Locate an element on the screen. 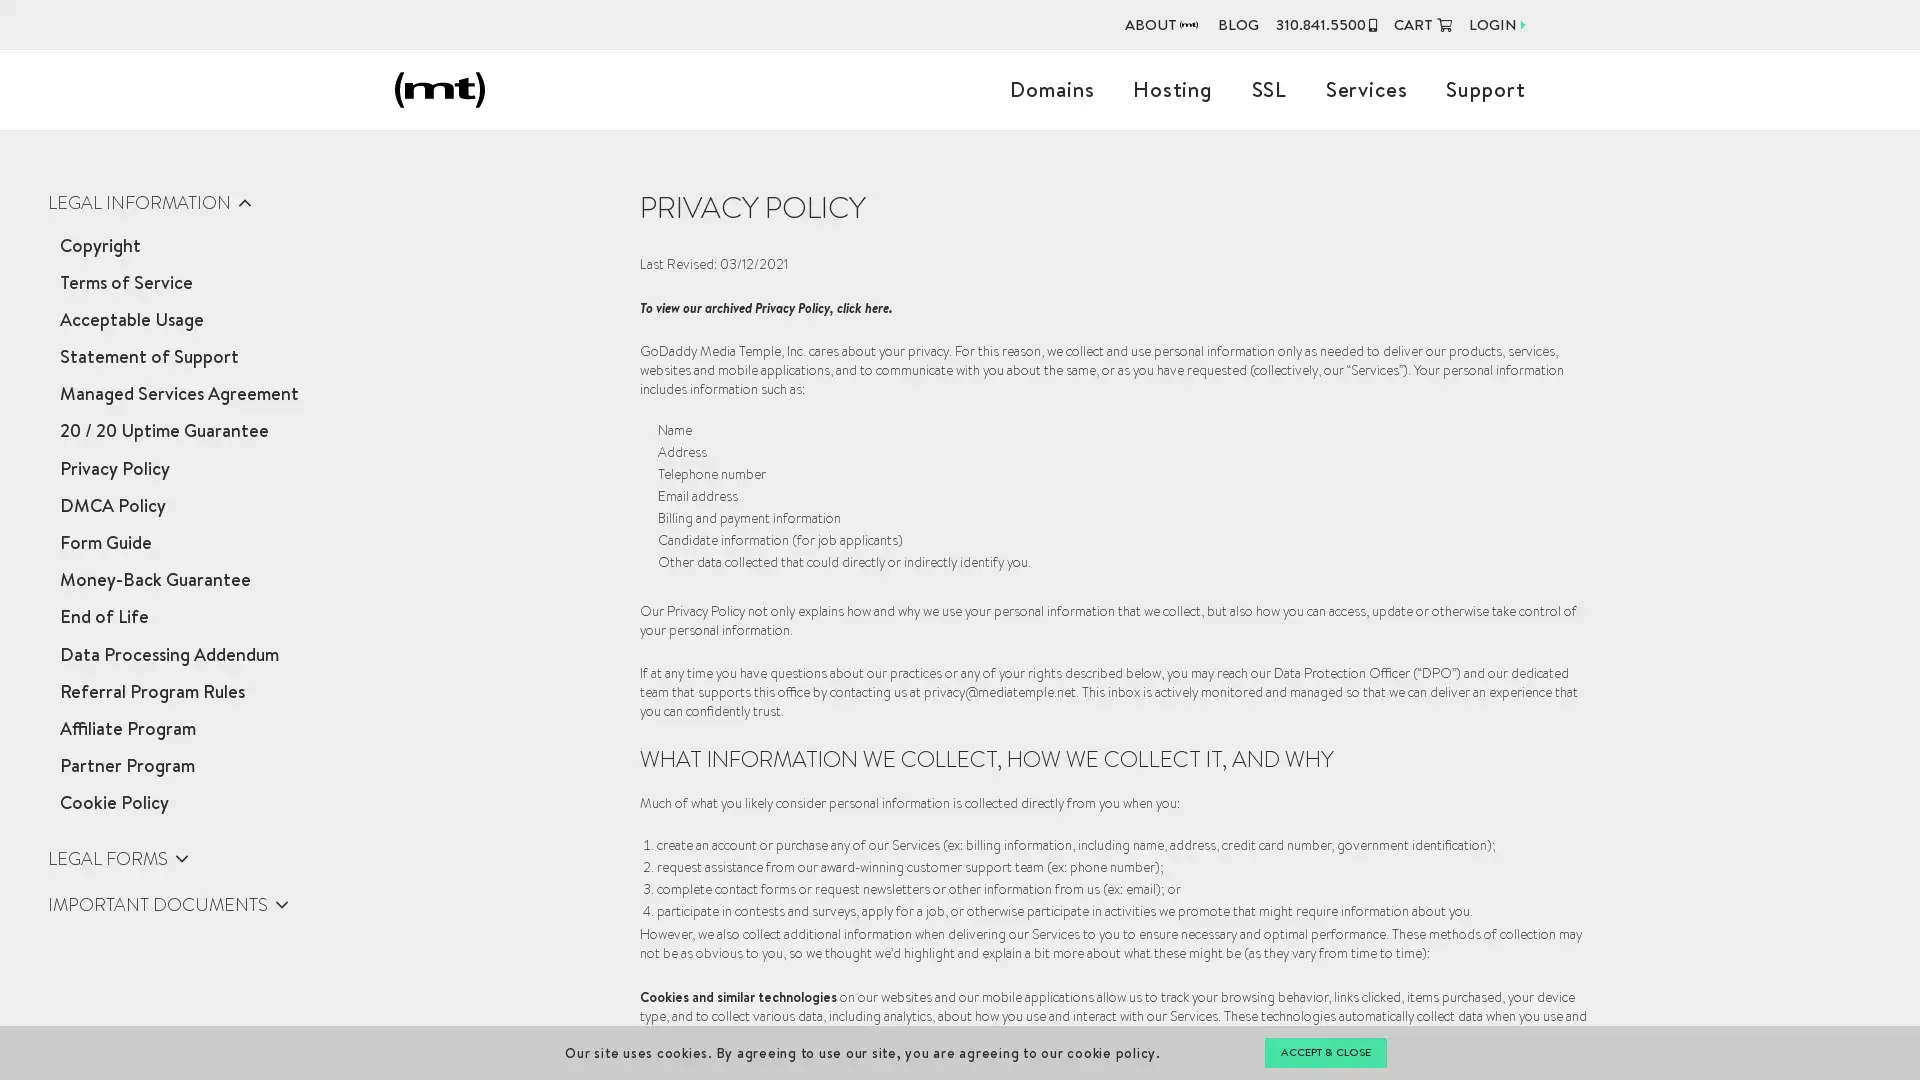 The image size is (1920, 1080). ACCEPT & CLOSE is located at coordinates (1324, 1052).